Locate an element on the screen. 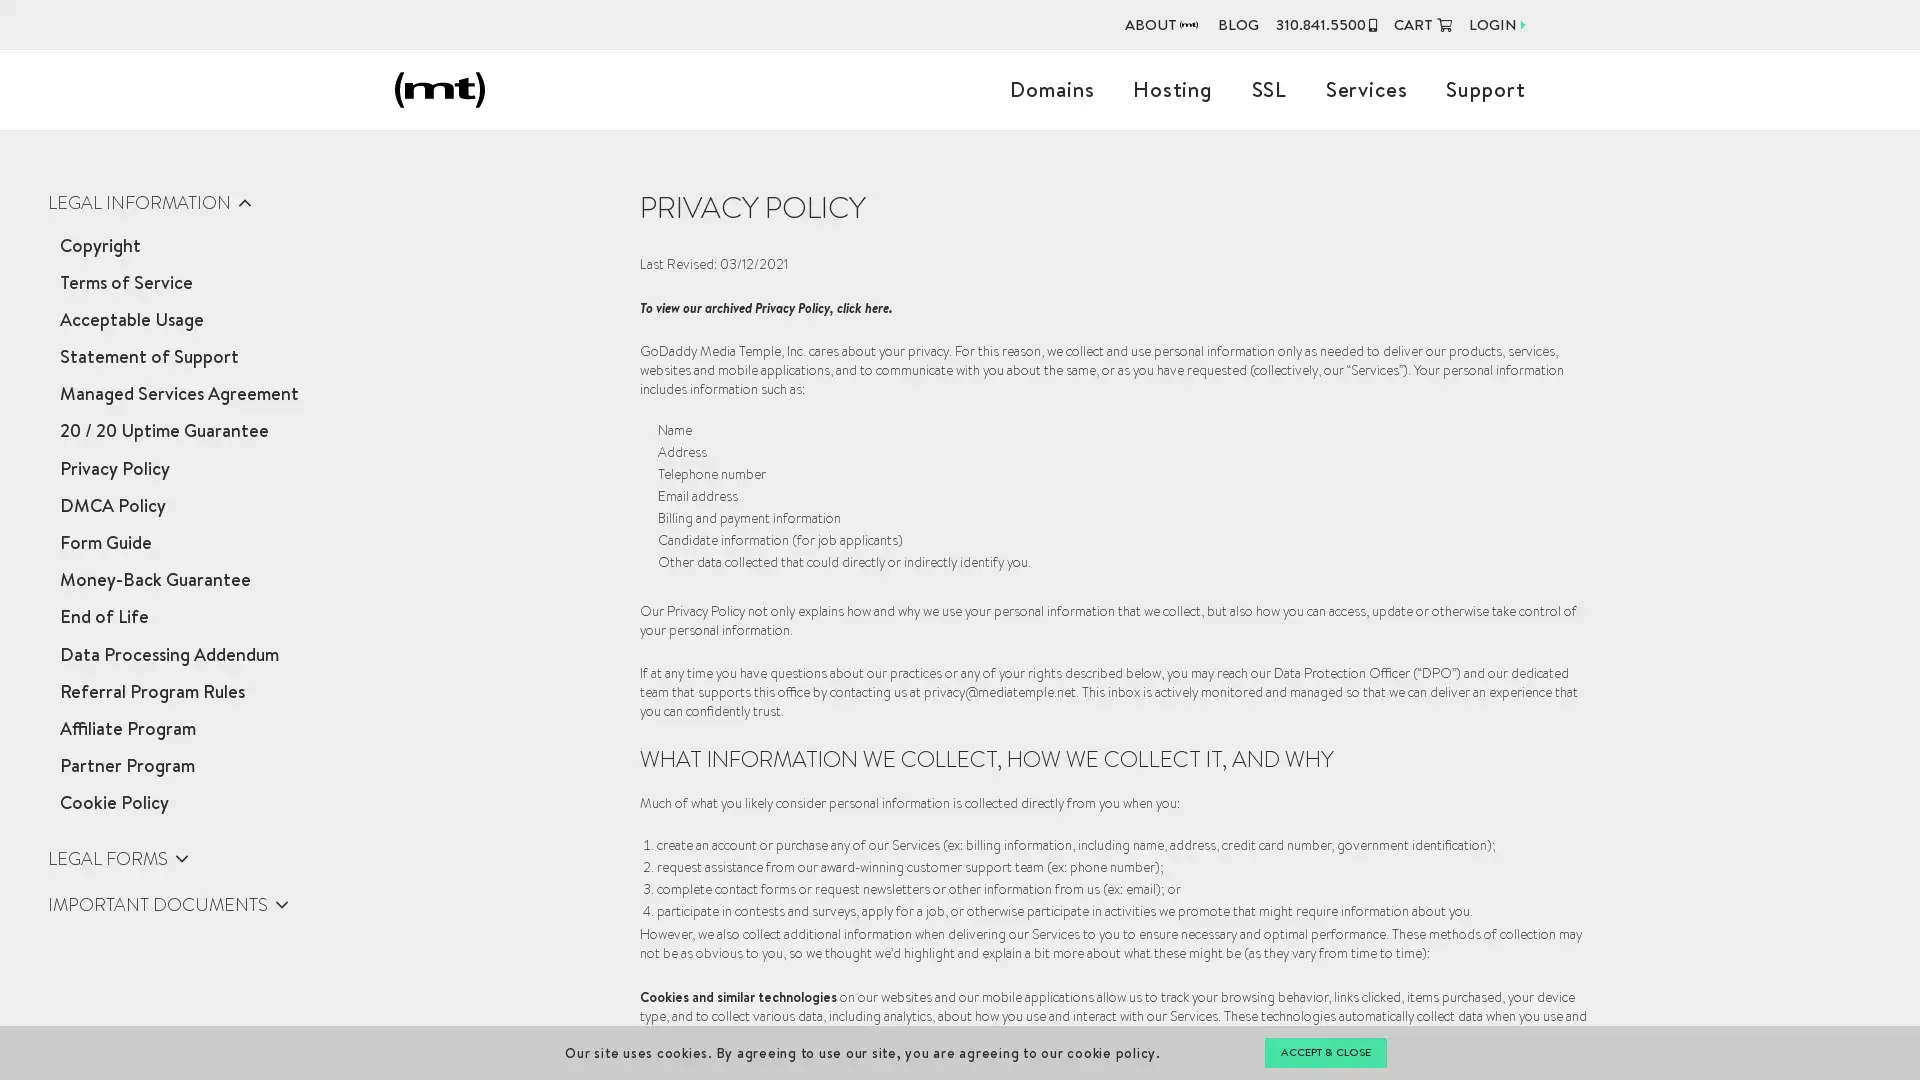 The image size is (1920, 1080). ACCEPT & CLOSE is located at coordinates (1324, 1052).